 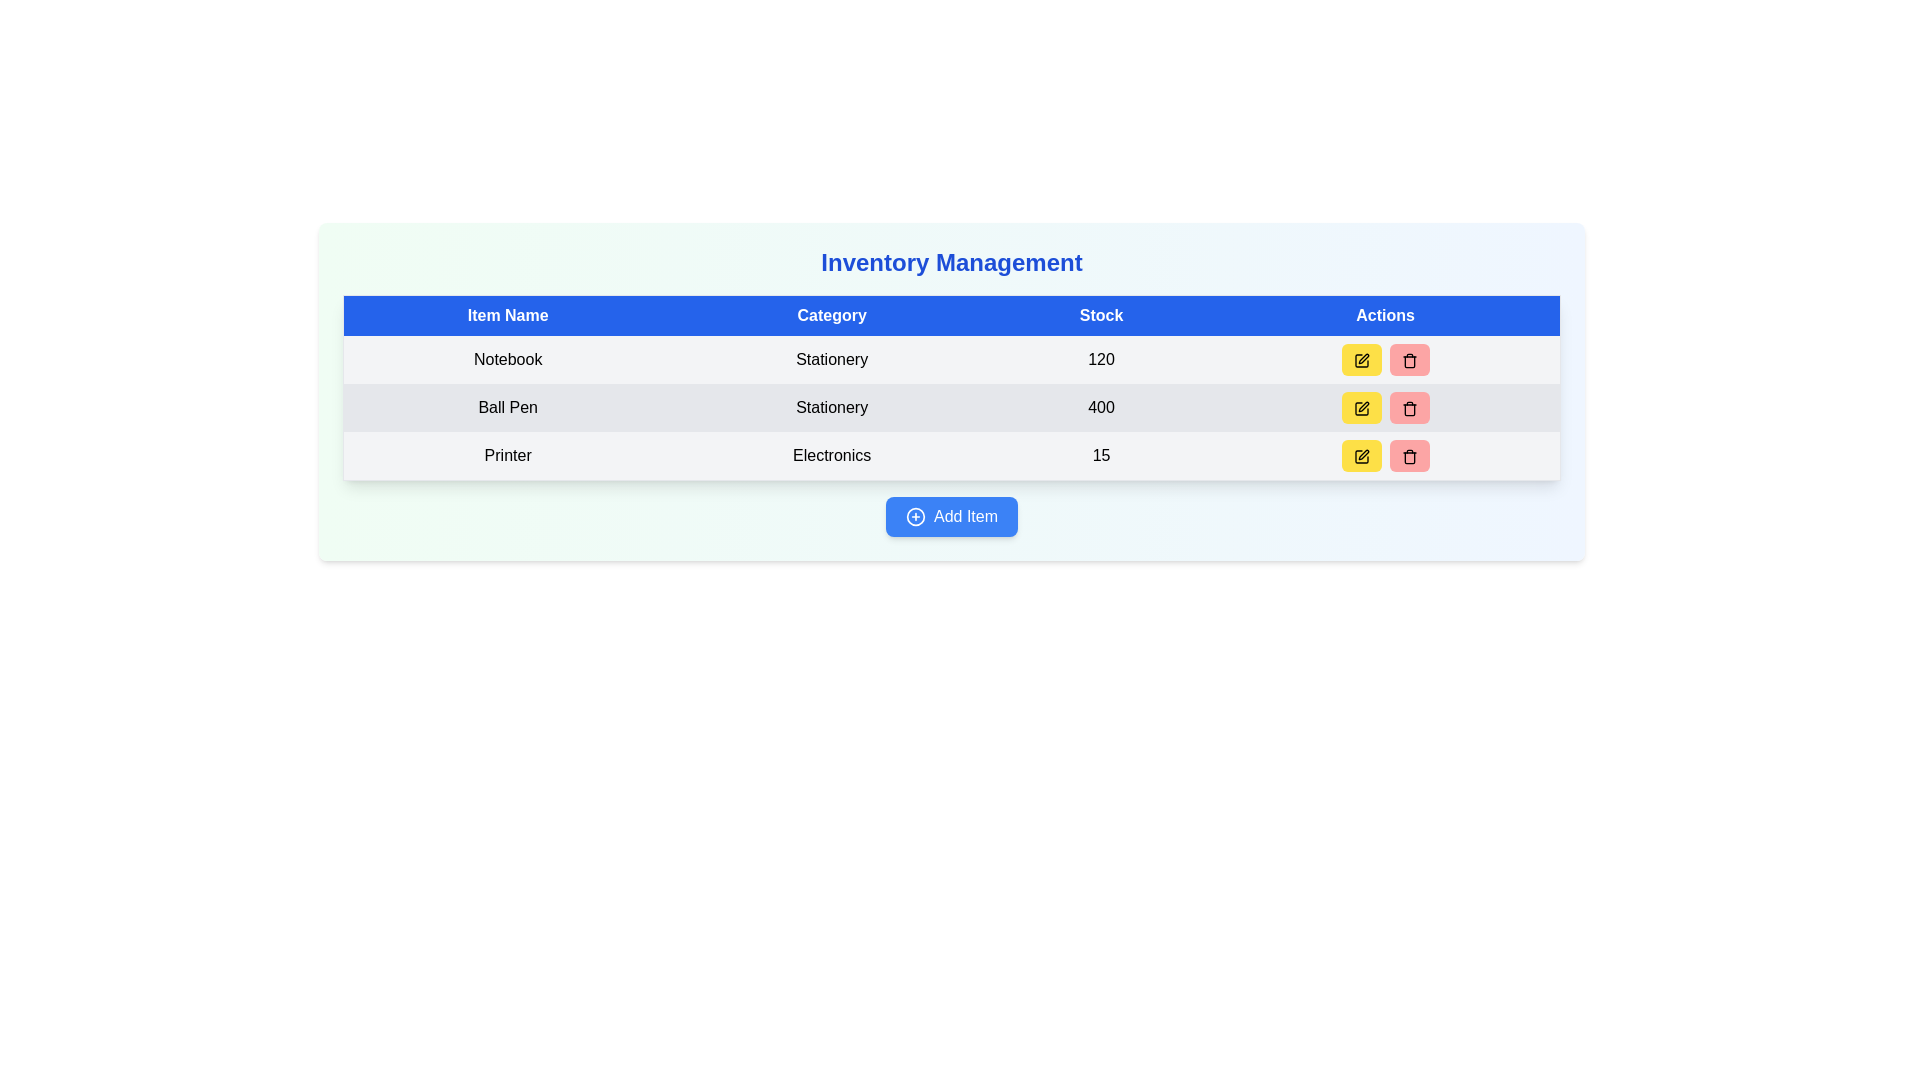 I want to click on the trash bin icon button located in the third row of the table under the 'Actions' column to possibly see a tooltip, so click(x=1408, y=407).